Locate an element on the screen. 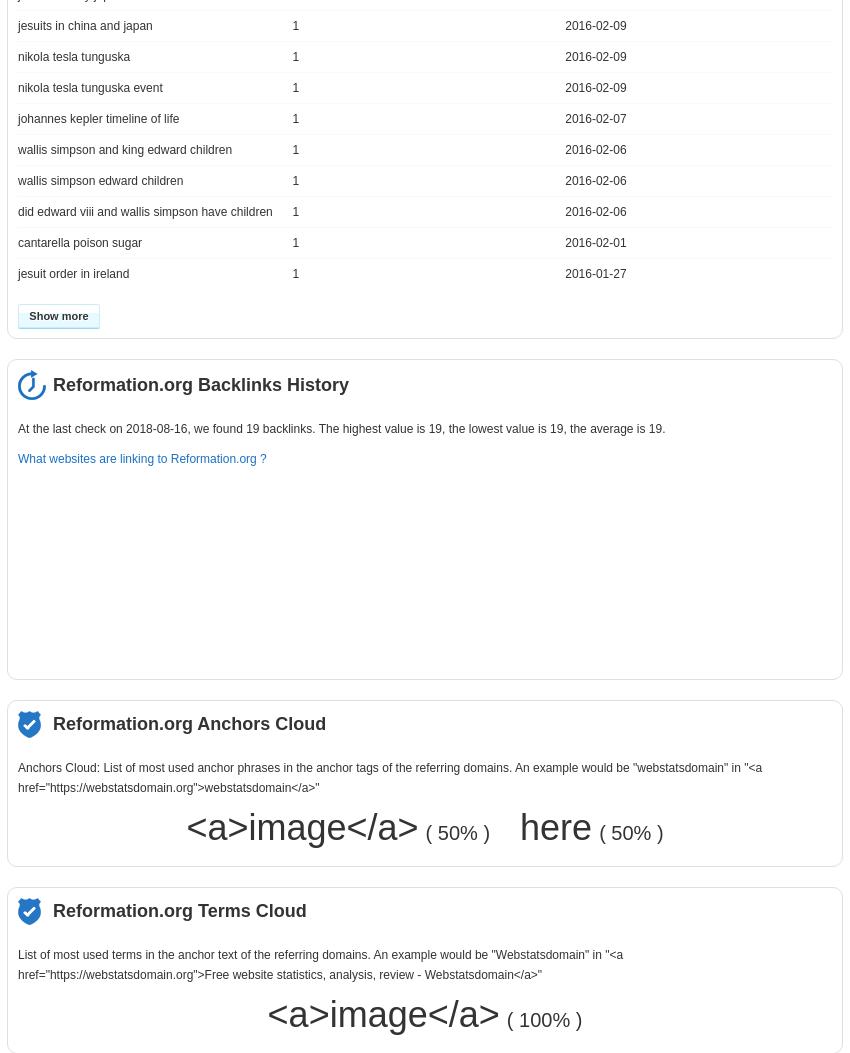  'jesuit order in ireland' is located at coordinates (73, 272).